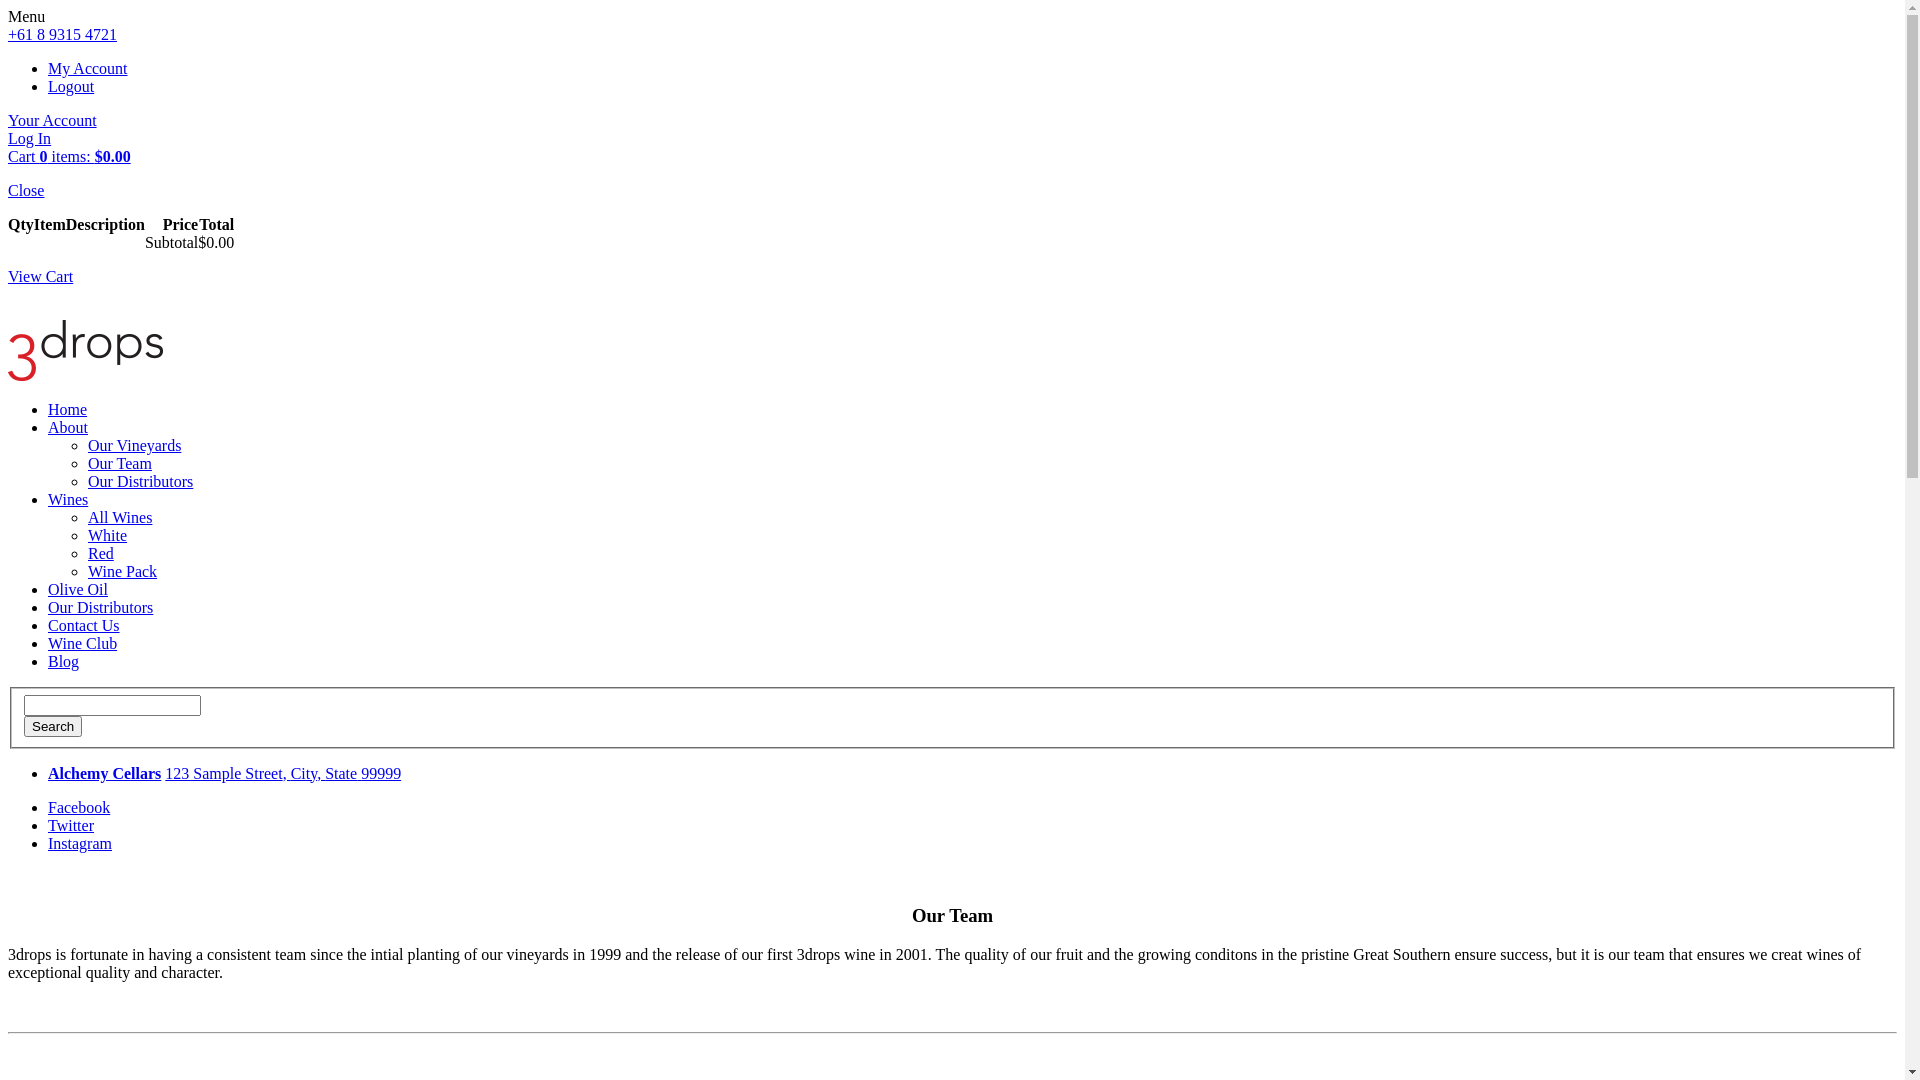  Describe the element at coordinates (69, 155) in the screenshot. I see `'Cart 0 items: $0.00'` at that location.